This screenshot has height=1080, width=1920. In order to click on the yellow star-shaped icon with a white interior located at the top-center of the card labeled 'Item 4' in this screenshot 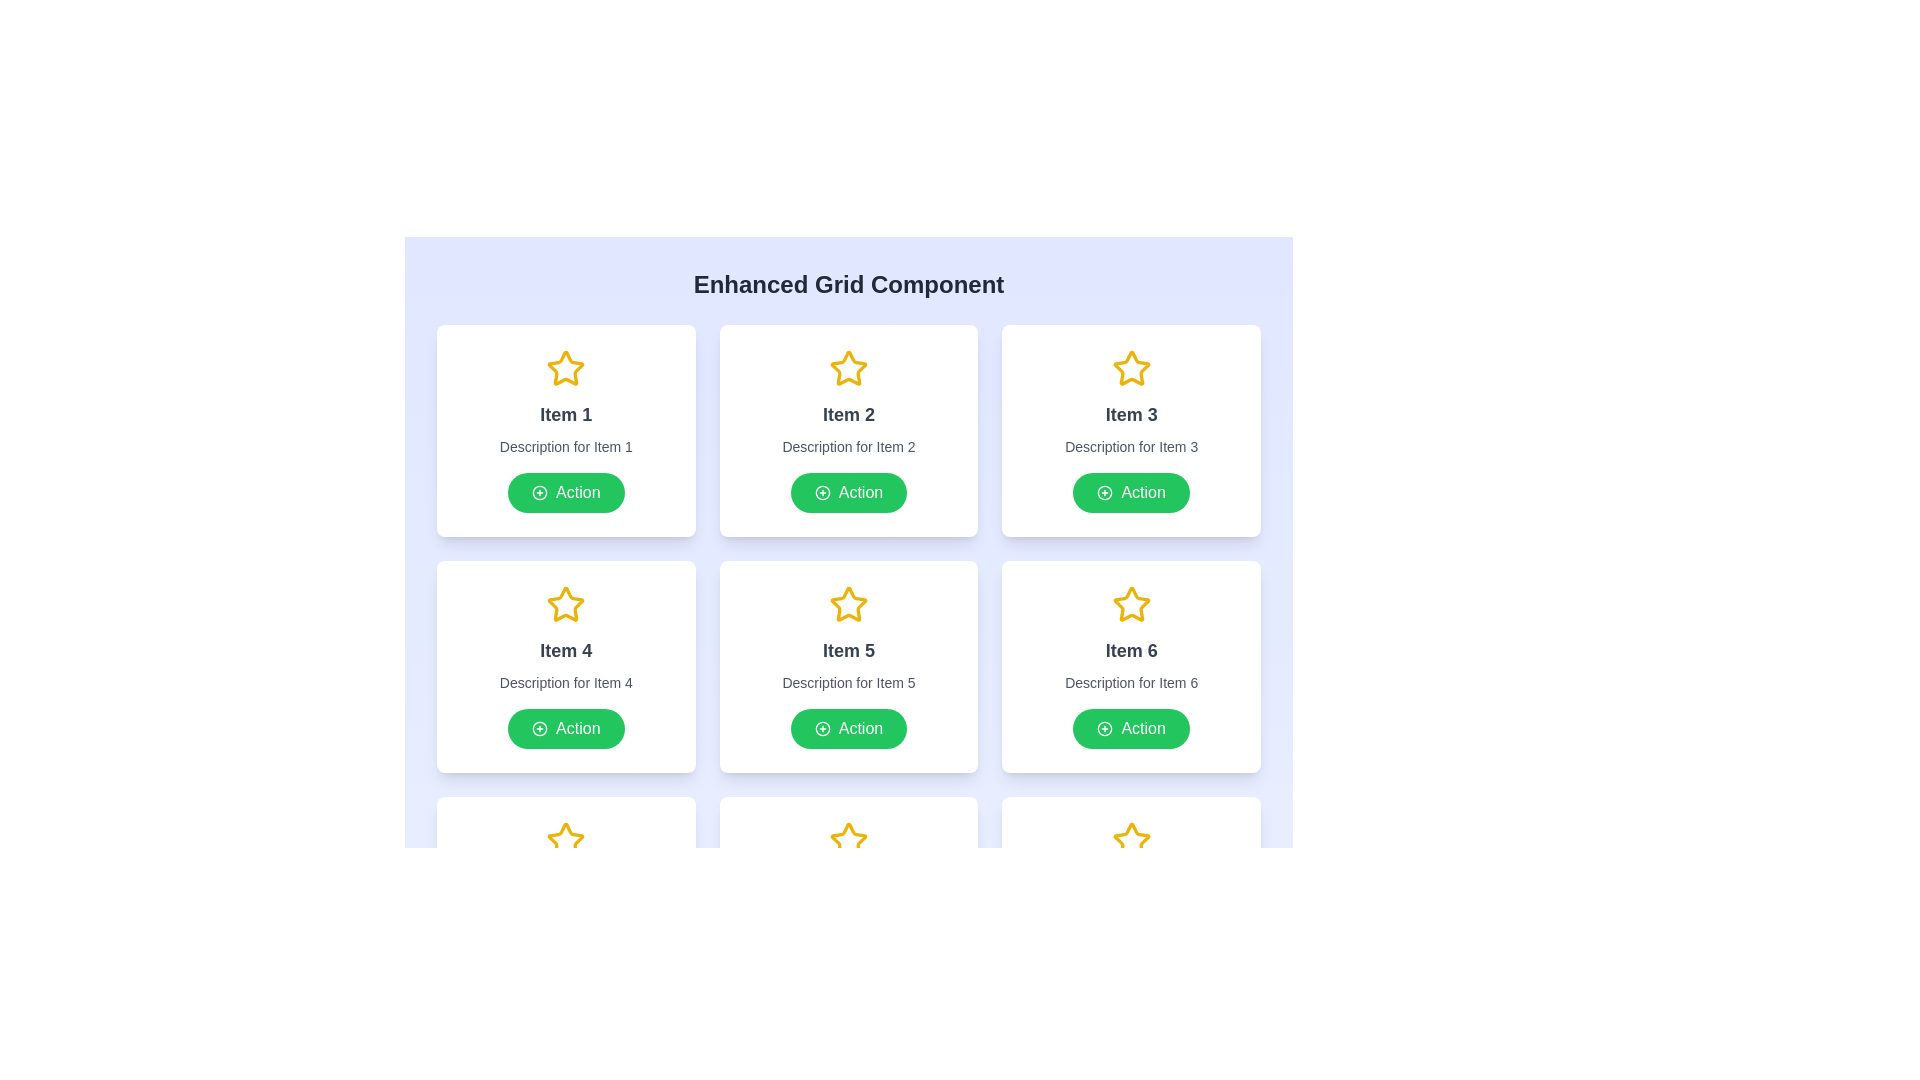, I will do `click(565, 604)`.